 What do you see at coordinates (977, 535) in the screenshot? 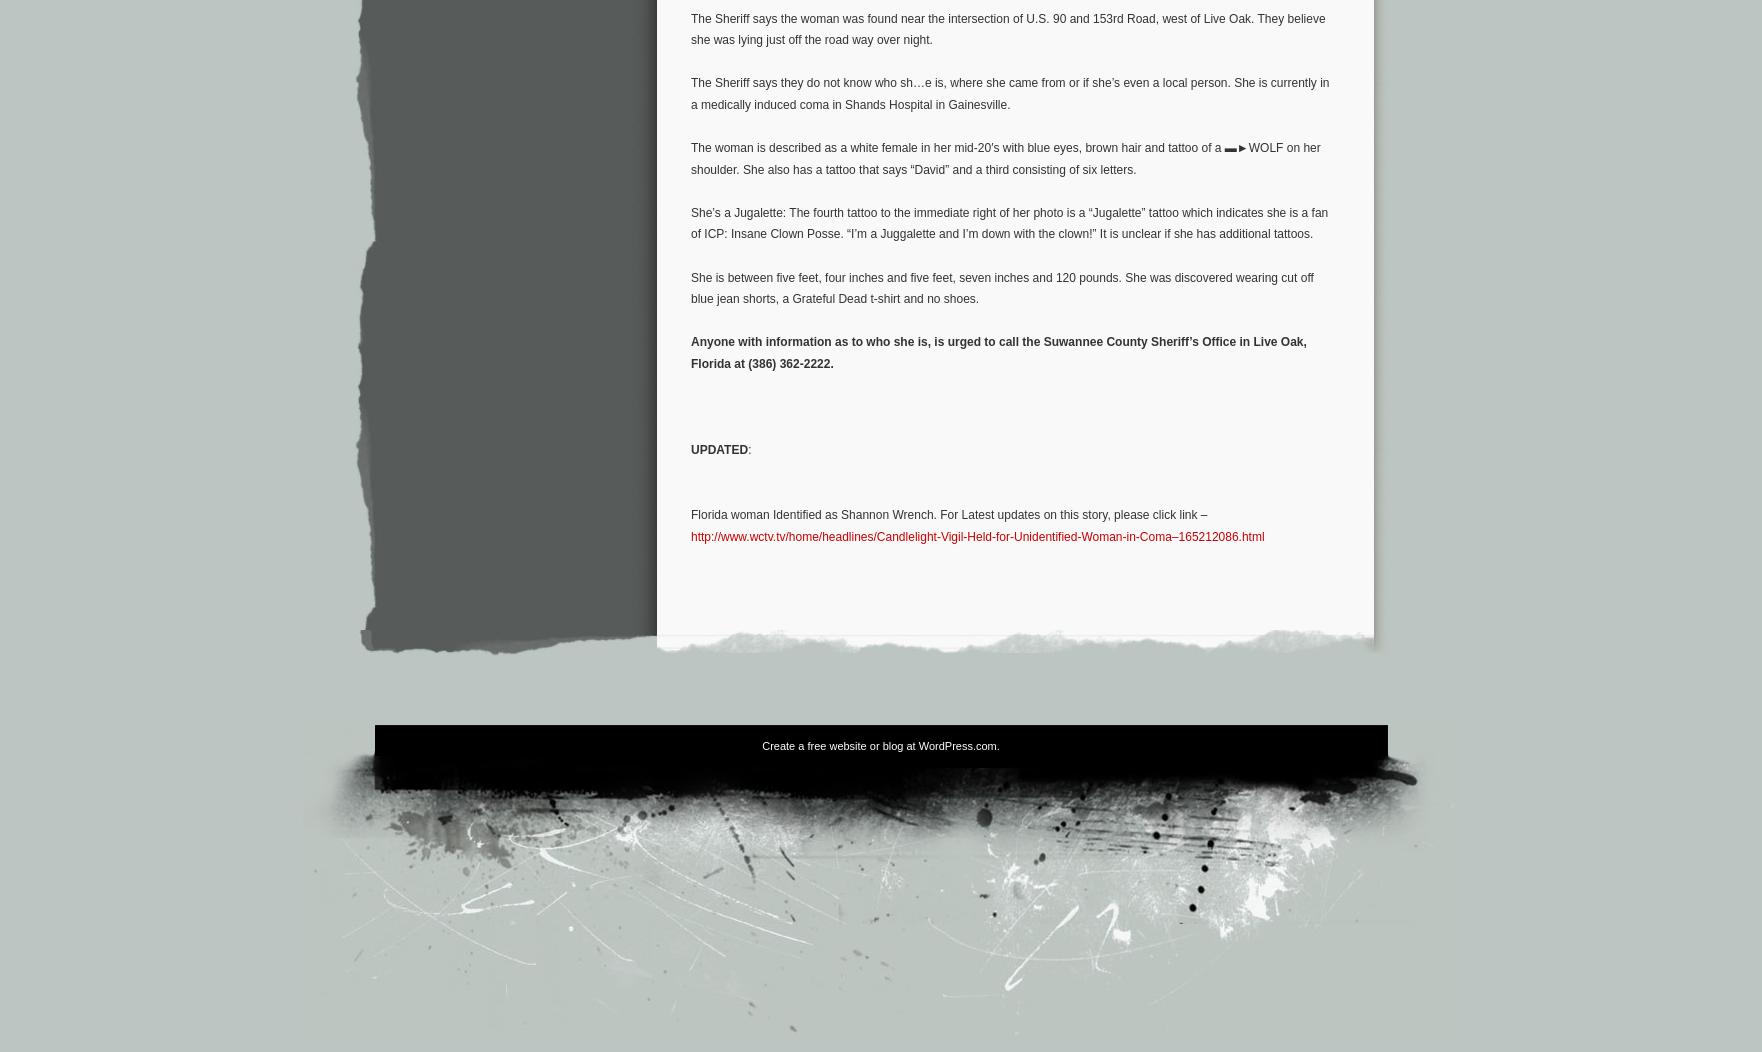
I see `'http://www.wctv.tv/home/headlines/Candlelight-Vigil-Held-for-Unidentified-Woman-in-Coma–165212086.html'` at bounding box center [977, 535].